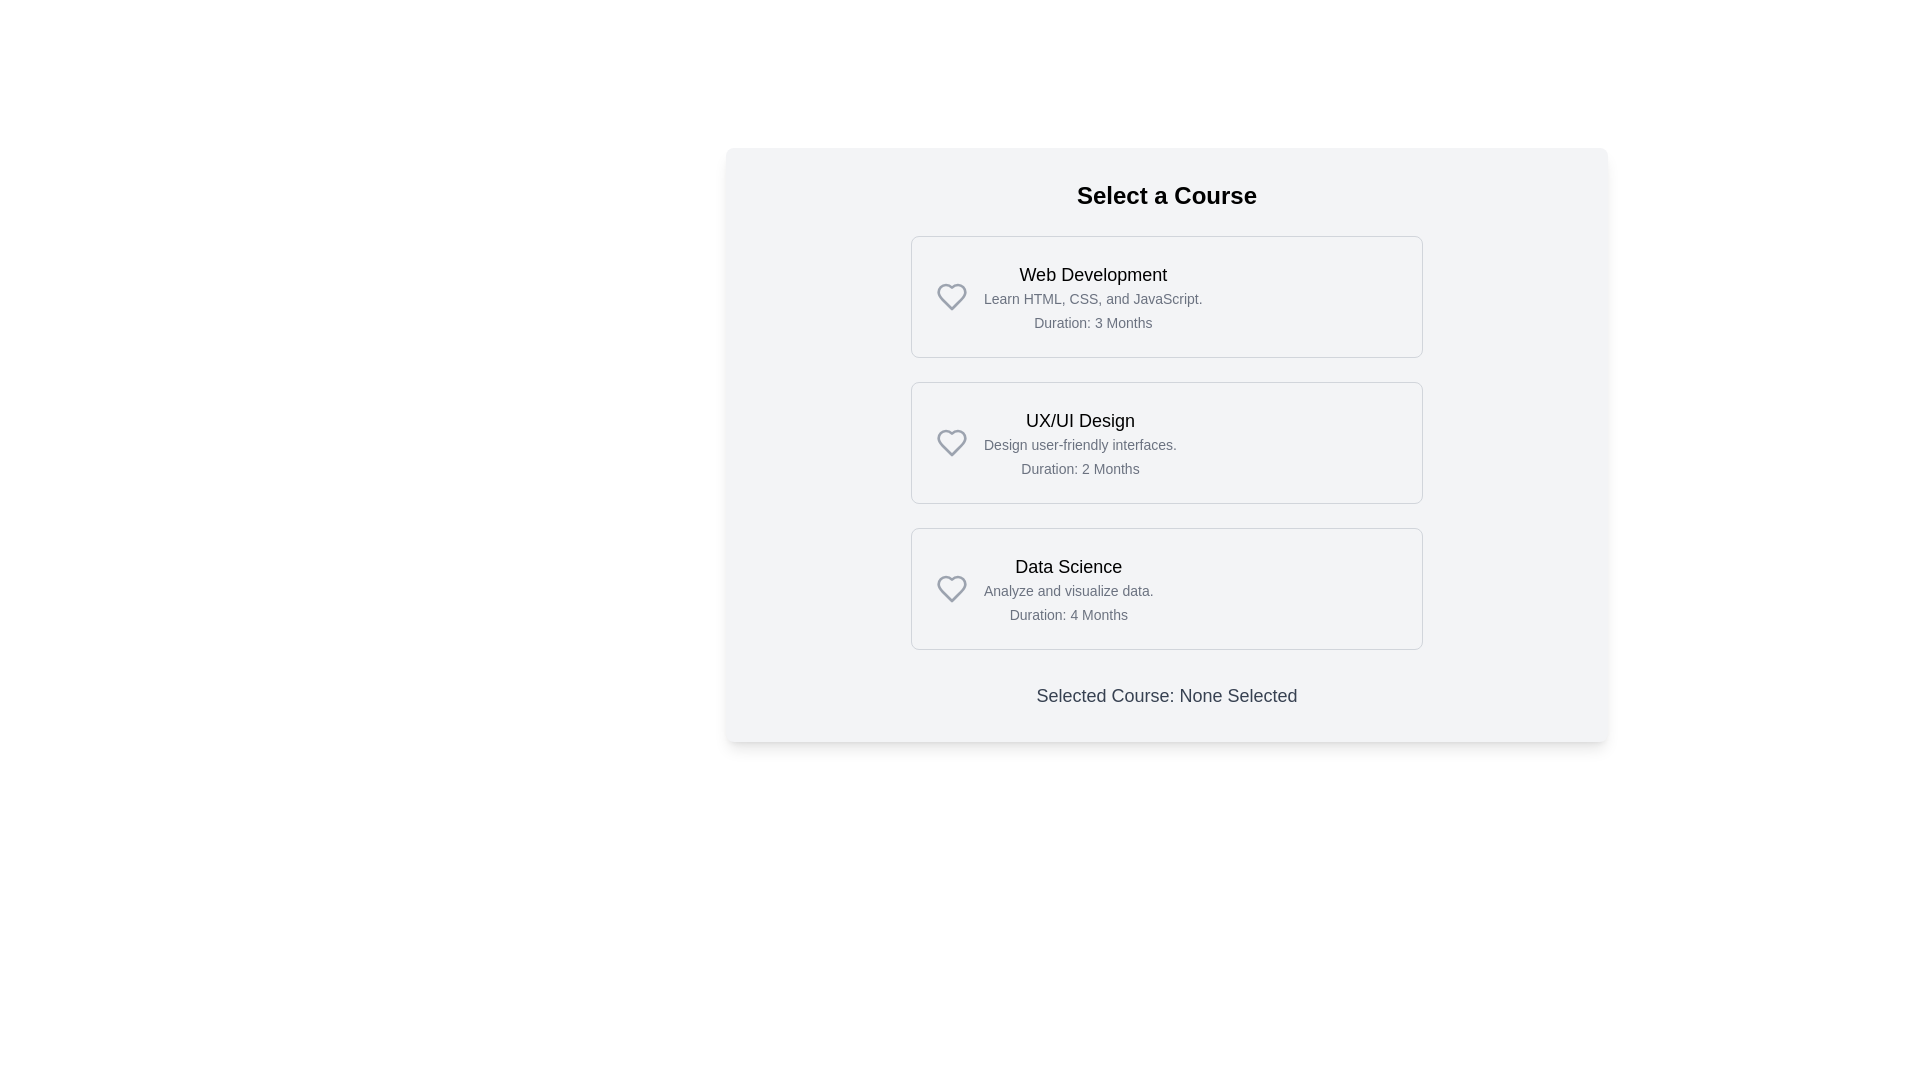 This screenshot has width=1920, height=1080. What do you see at coordinates (1092, 322) in the screenshot?
I see `the text label reading 'Duration: 3 Months' styled in small gray text, located below the course description in the Web Development section` at bounding box center [1092, 322].